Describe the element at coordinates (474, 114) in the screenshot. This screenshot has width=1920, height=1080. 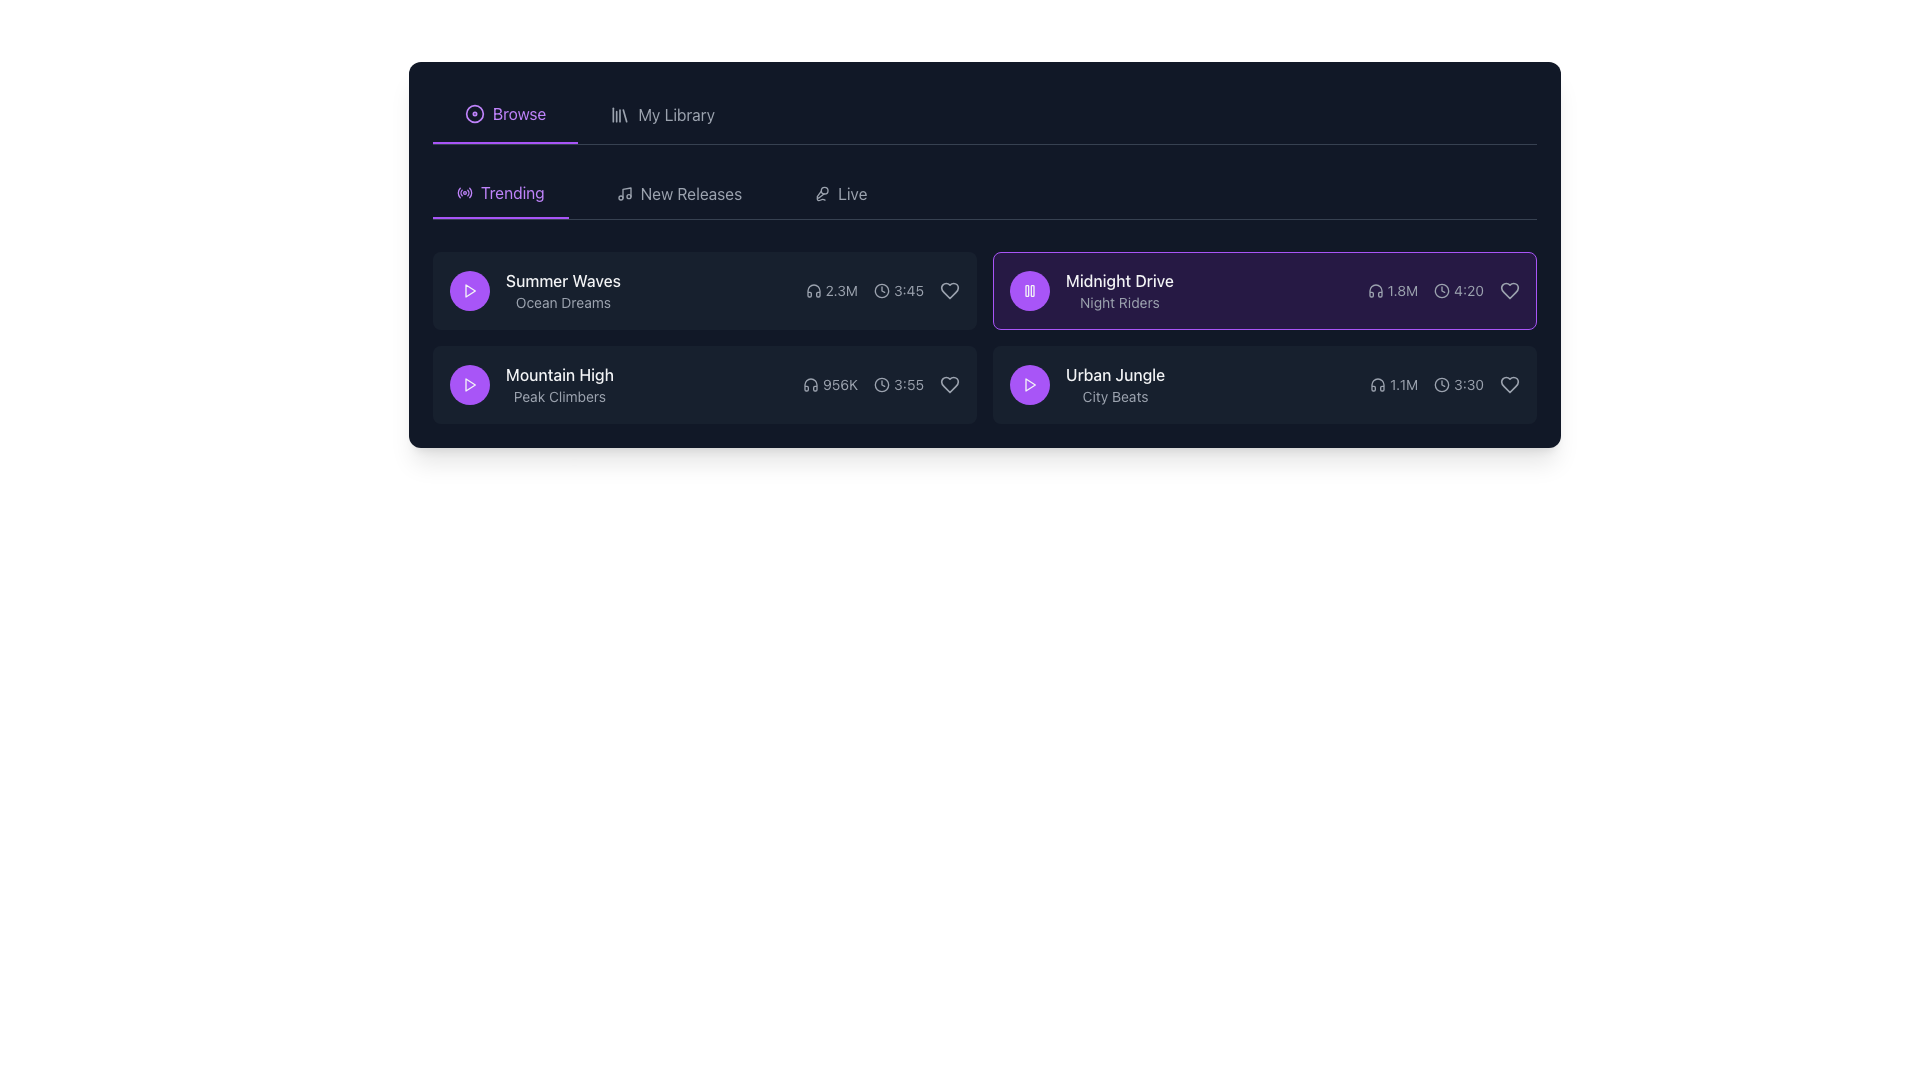
I see `the visual representation of the small circular purple icon located in the top-left corner of the interface, adjacent to the 'Browse' text` at that location.